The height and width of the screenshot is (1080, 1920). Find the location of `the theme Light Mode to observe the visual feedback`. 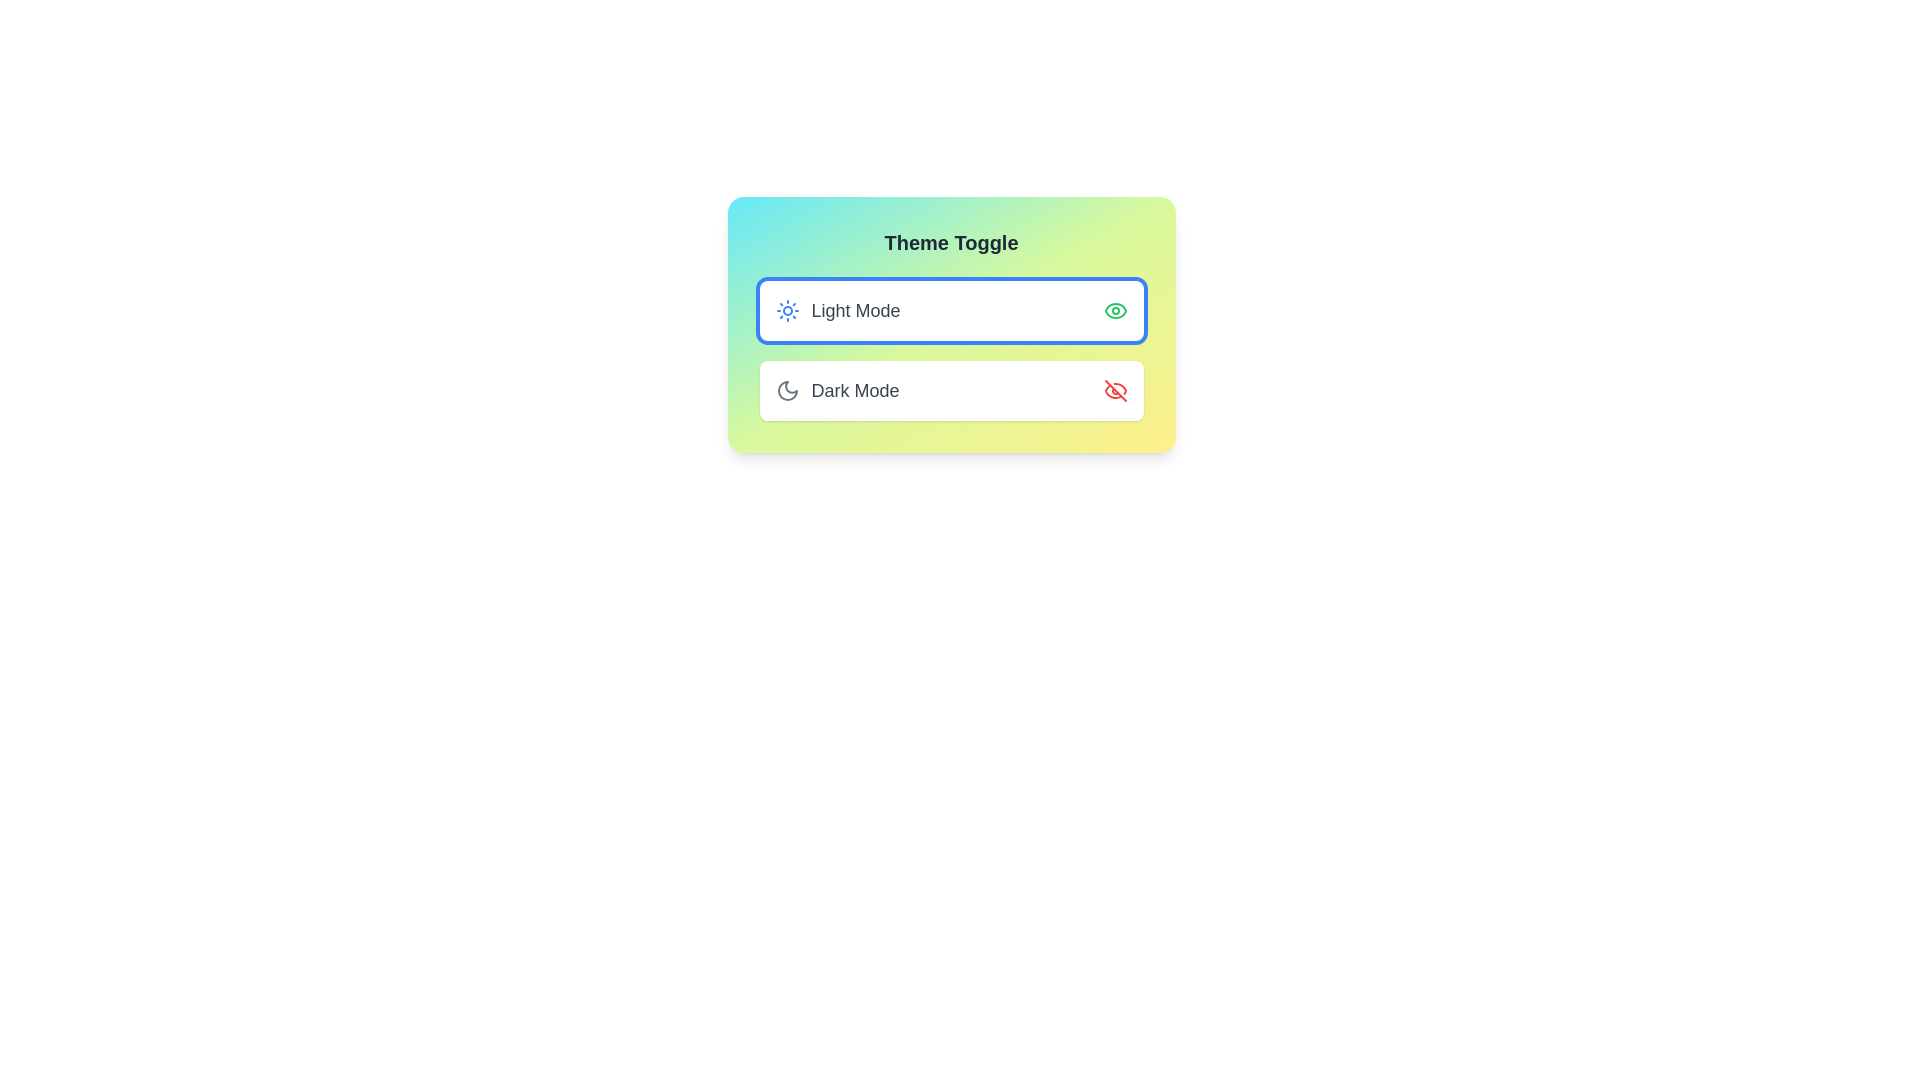

the theme Light Mode to observe the visual feedback is located at coordinates (950, 311).